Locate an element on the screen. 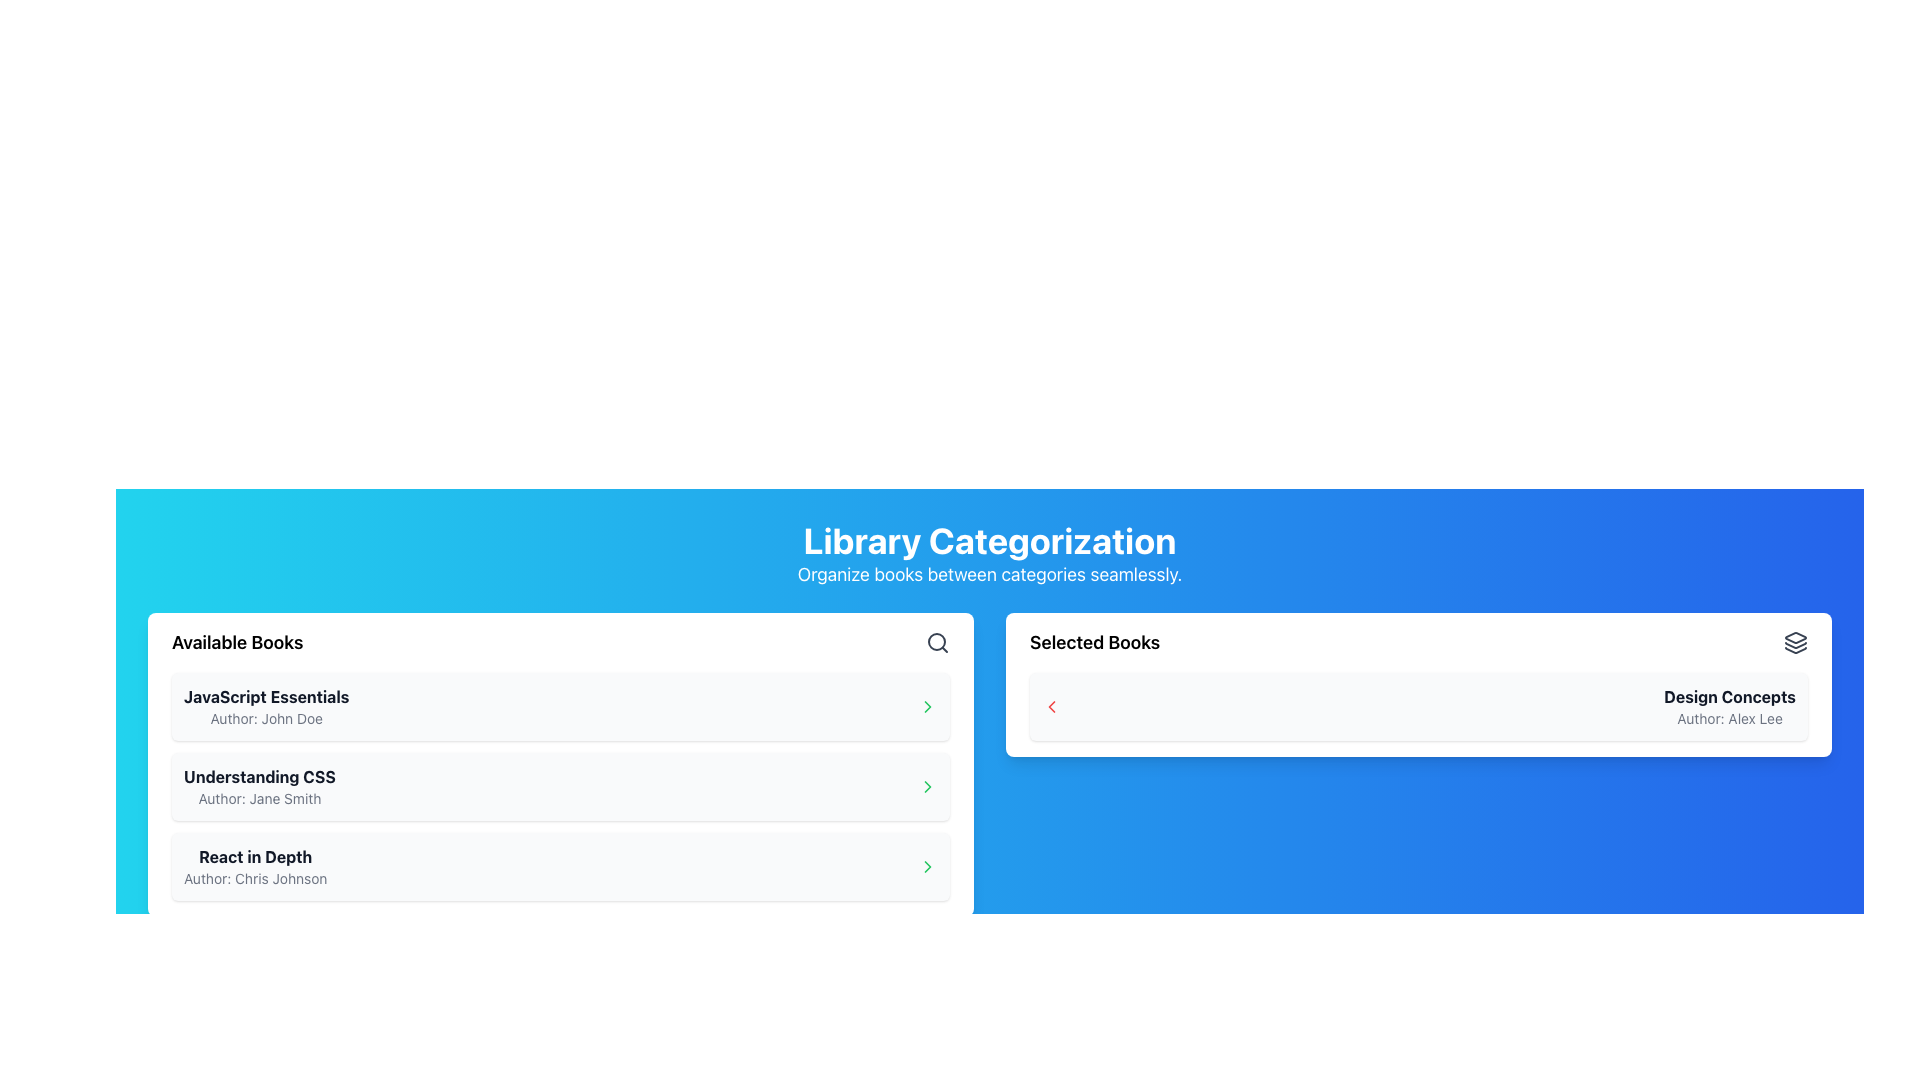 Image resolution: width=1920 pixels, height=1080 pixels. the small right-facing chevron icon button located at the bottom-right corner of the 'React in Depth' card in the 'Available Books' section is located at coordinates (926, 866).